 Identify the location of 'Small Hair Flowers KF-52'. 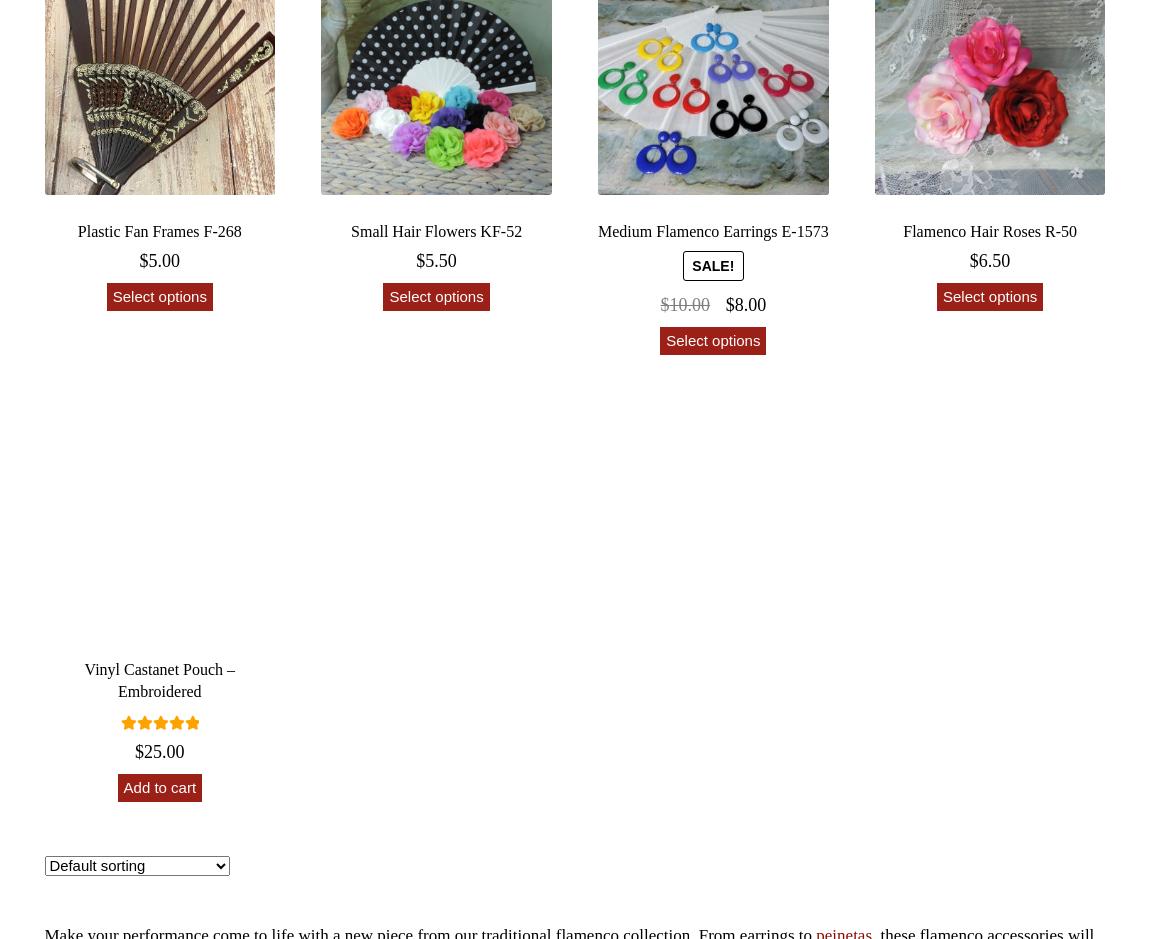
(436, 230).